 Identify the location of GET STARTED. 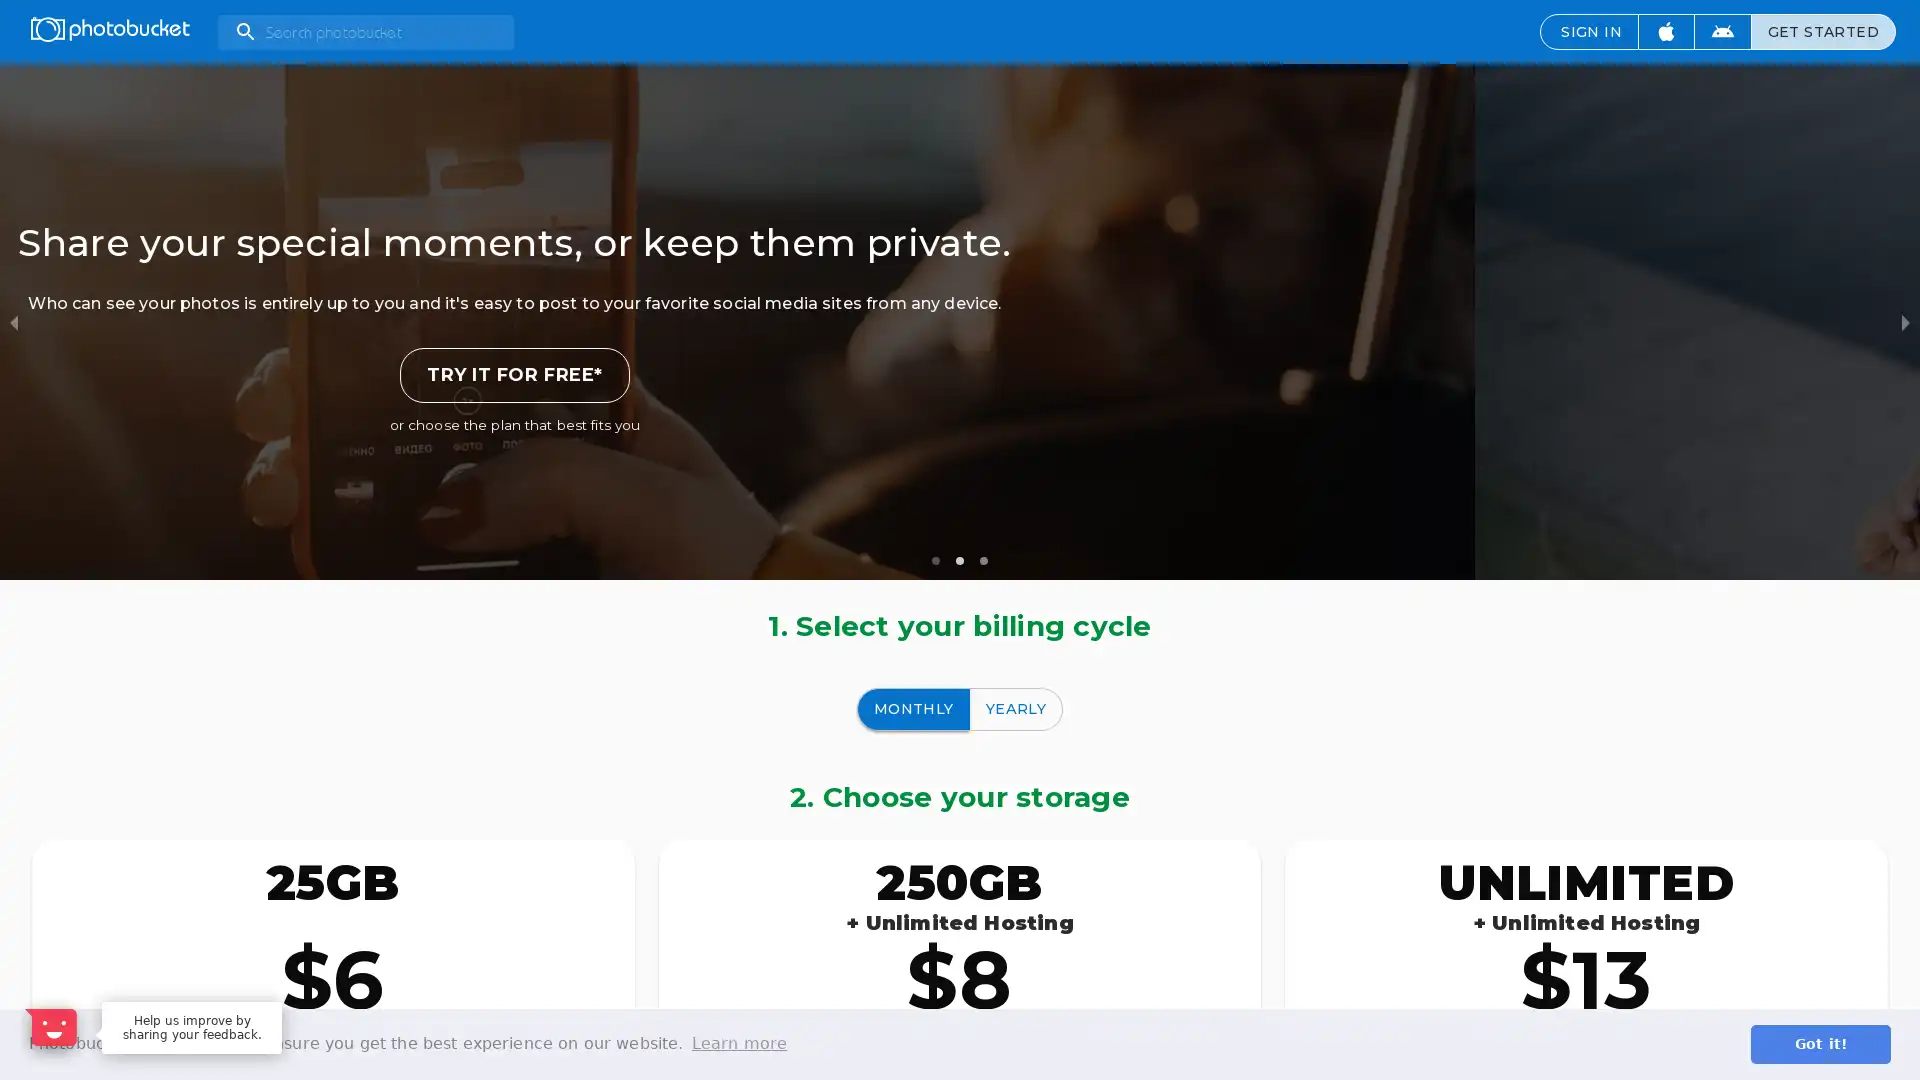
(1823, 31).